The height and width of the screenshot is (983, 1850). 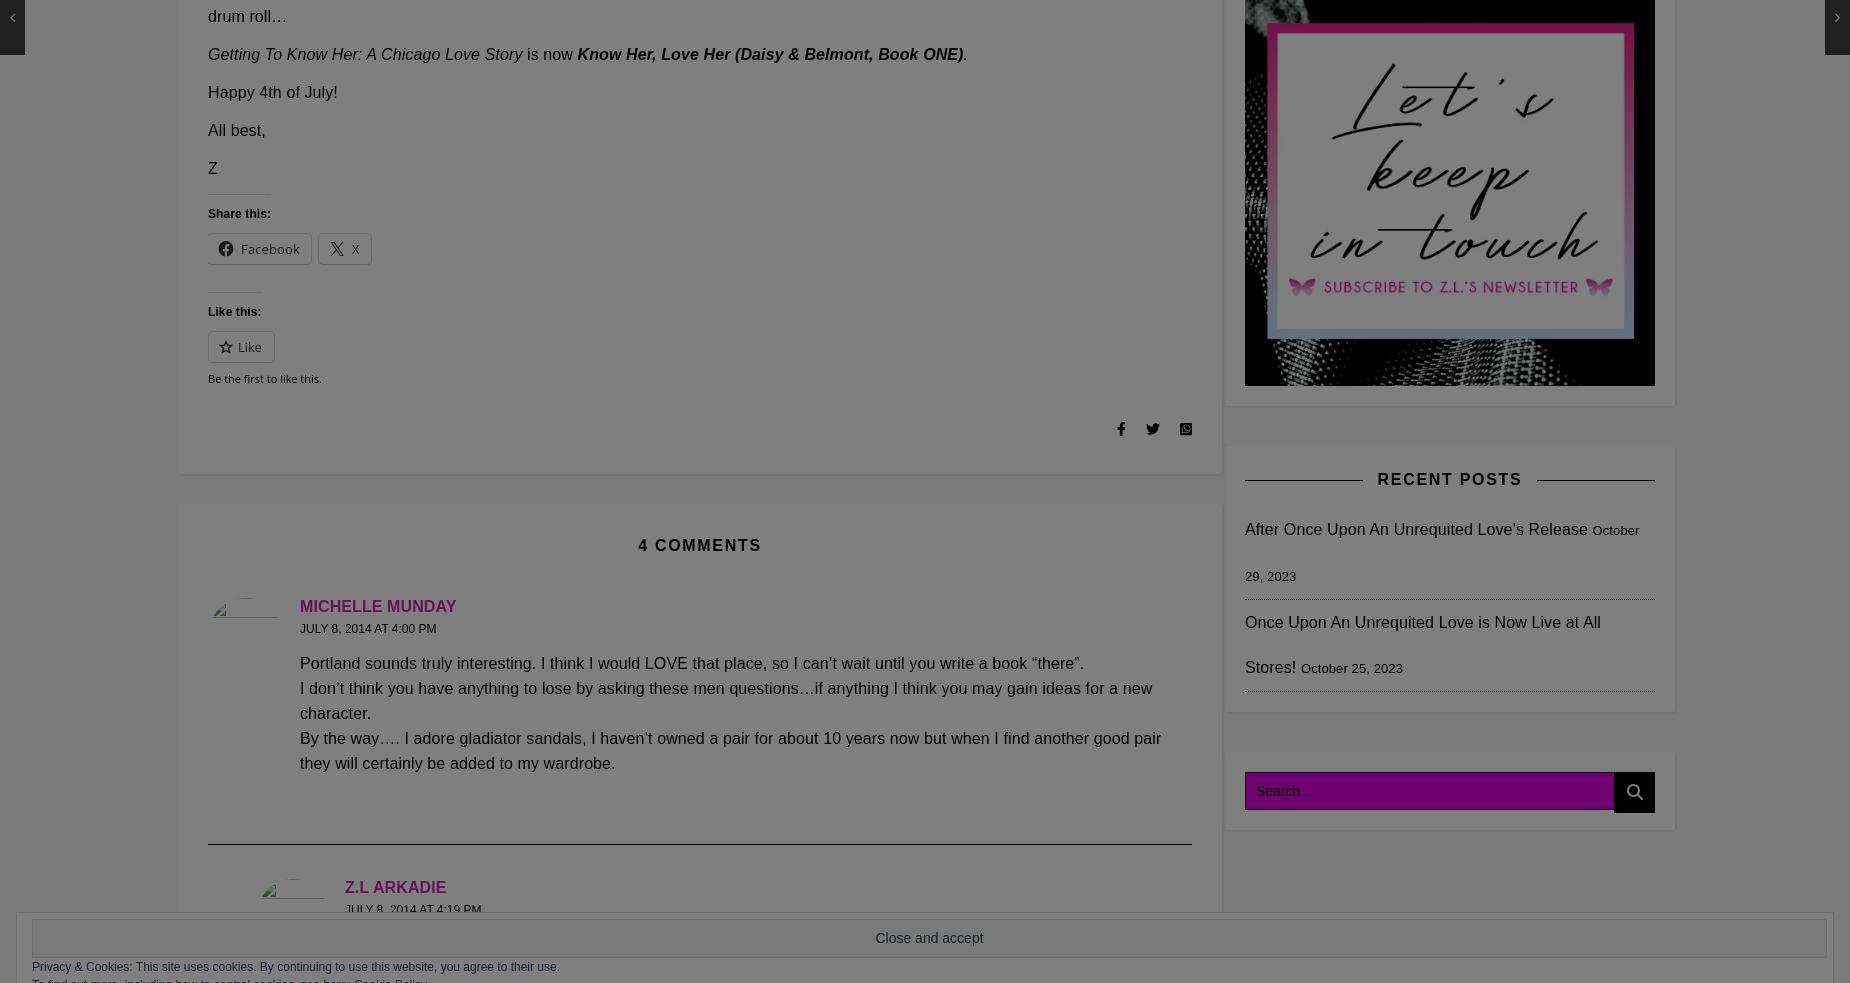 What do you see at coordinates (246, 15) in the screenshot?
I see `'drum roll…'` at bounding box center [246, 15].